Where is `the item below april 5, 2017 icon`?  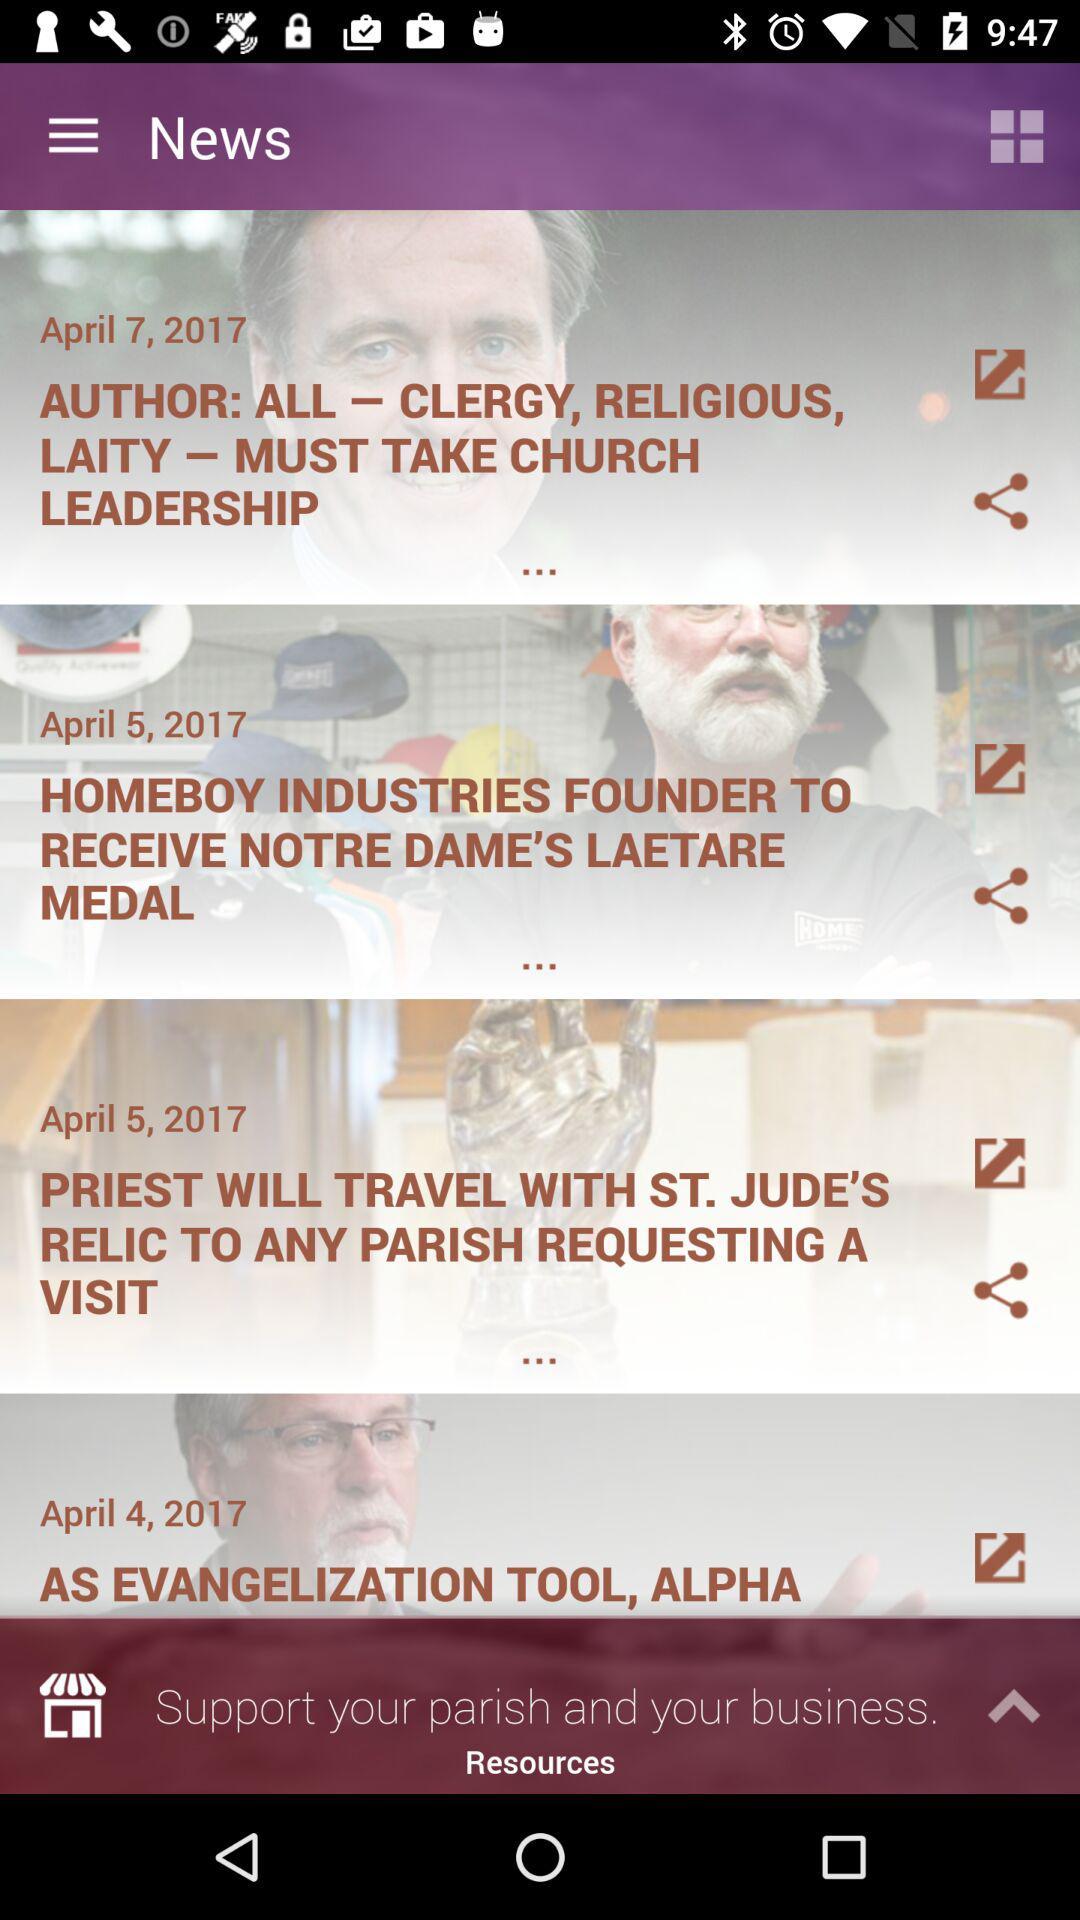
the item below april 5, 2017 icon is located at coordinates (477, 841).